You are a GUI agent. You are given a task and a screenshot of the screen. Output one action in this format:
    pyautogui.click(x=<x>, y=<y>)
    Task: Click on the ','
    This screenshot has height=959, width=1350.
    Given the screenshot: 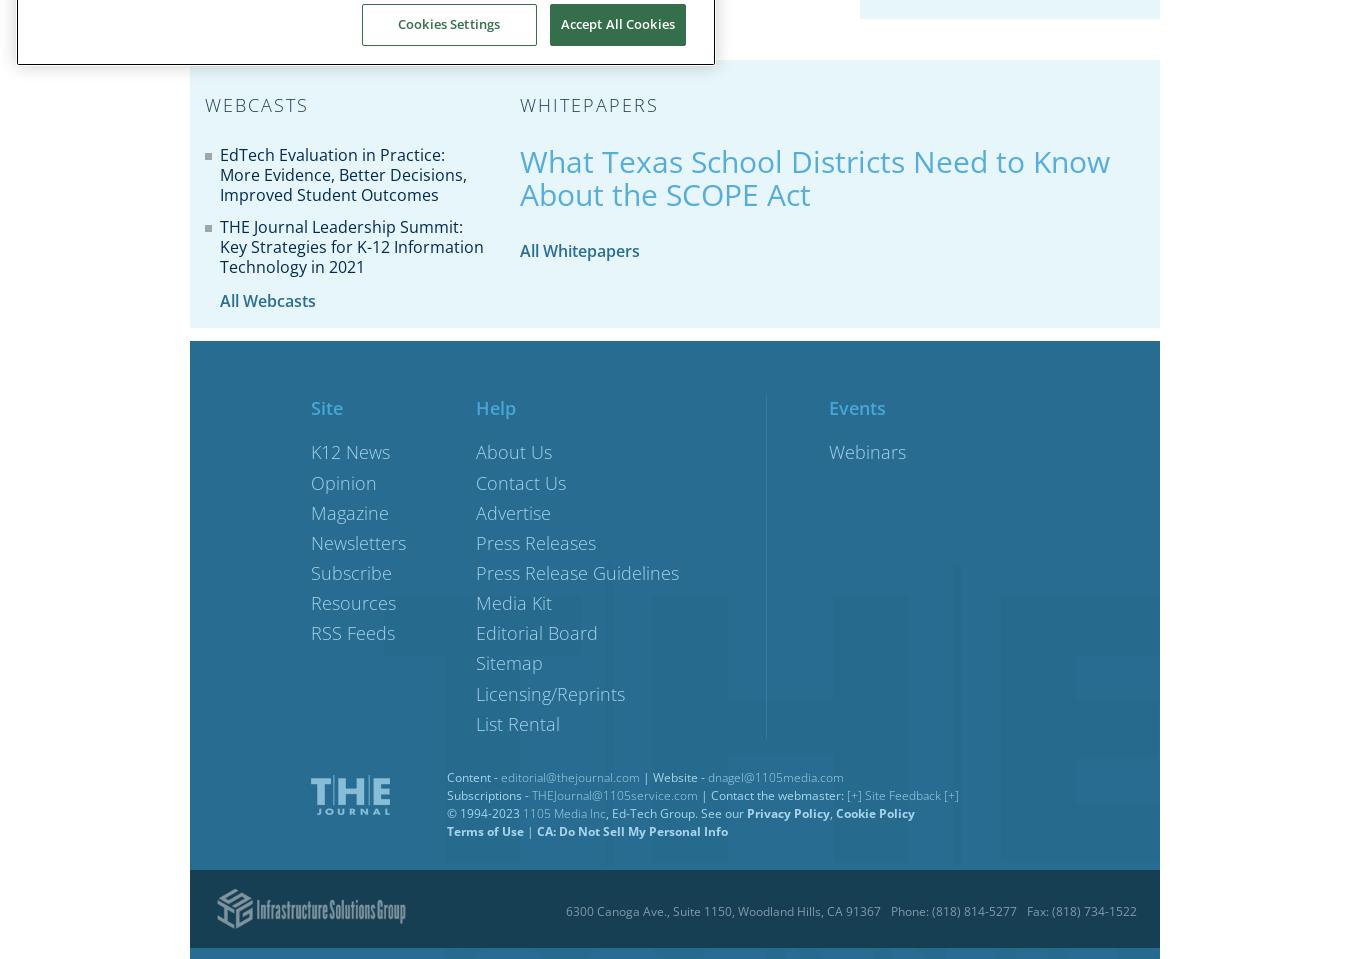 What is the action you would take?
    pyautogui.click(x=832, y=812)
    